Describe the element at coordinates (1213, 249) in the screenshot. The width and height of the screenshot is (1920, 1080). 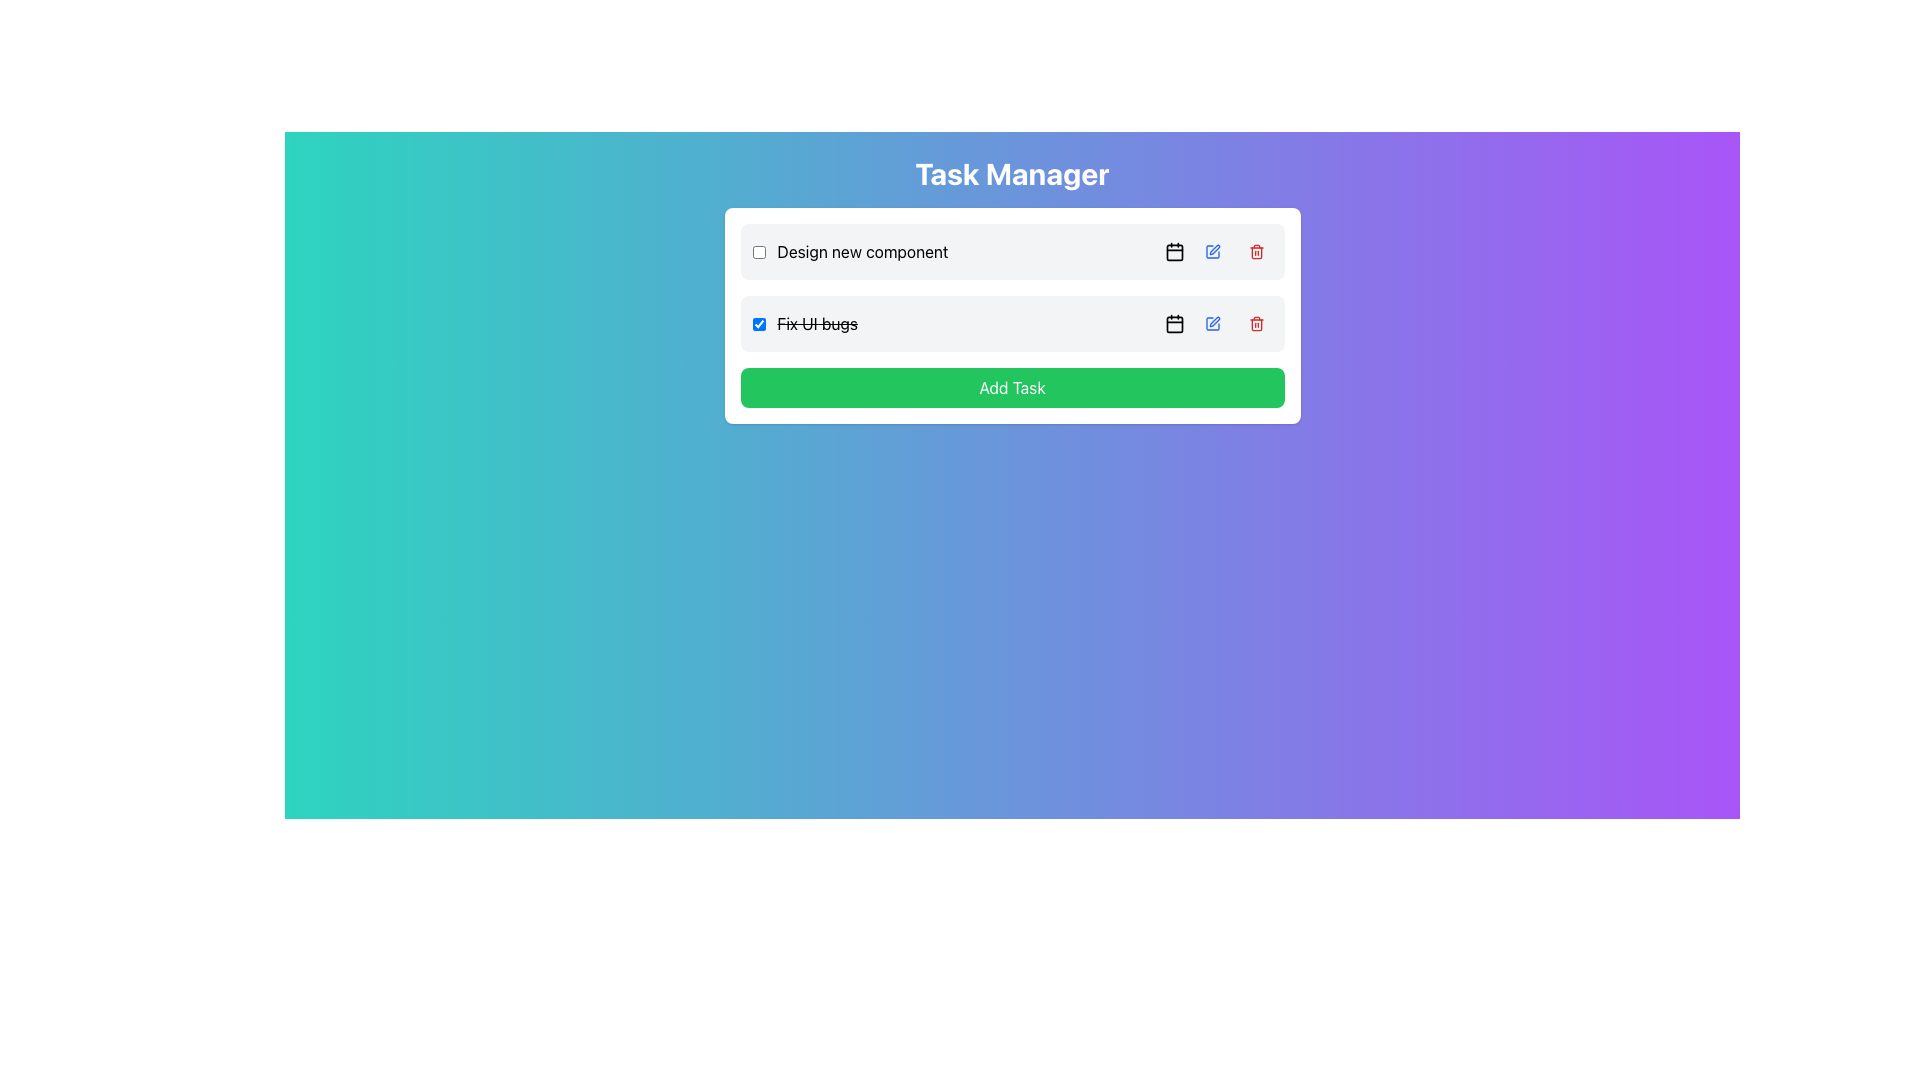
I see `the small pen icon located in the task editing section` at that location.